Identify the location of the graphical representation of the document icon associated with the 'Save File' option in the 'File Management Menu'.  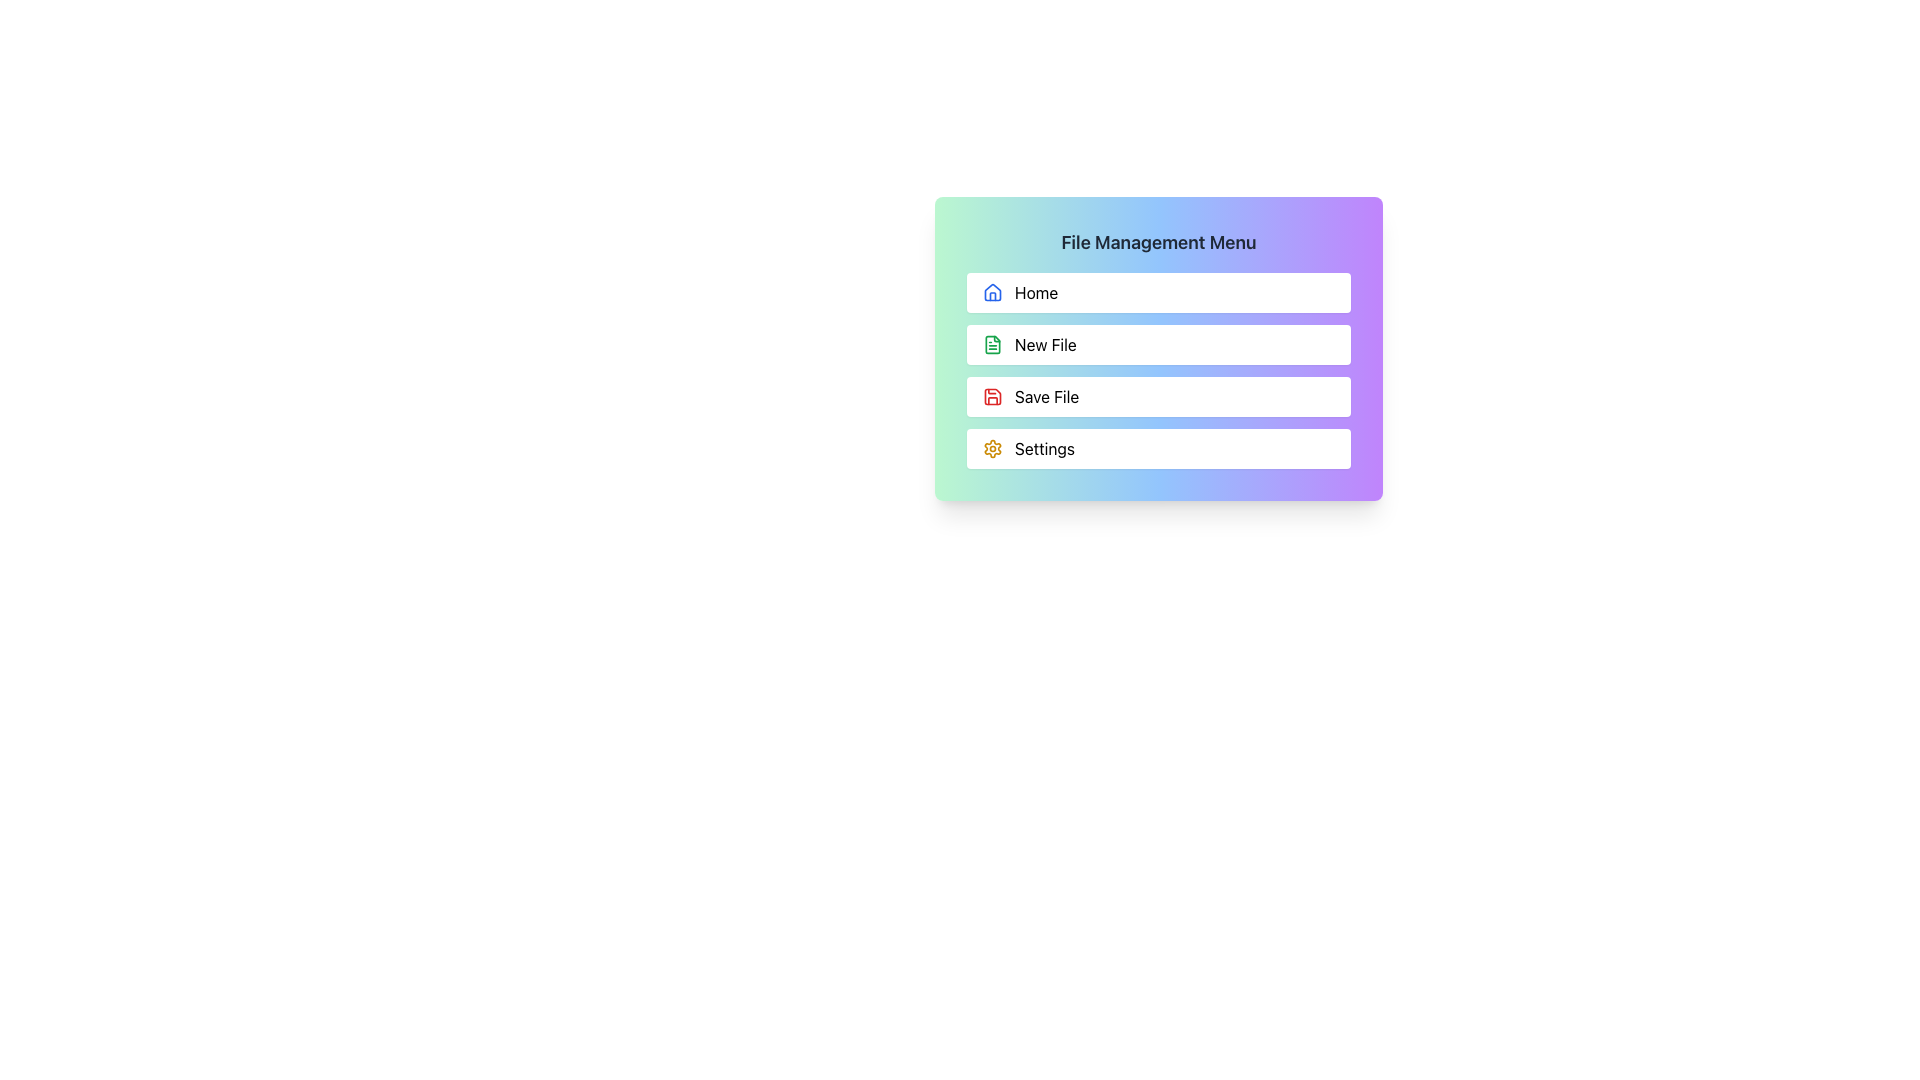
(993, 343).